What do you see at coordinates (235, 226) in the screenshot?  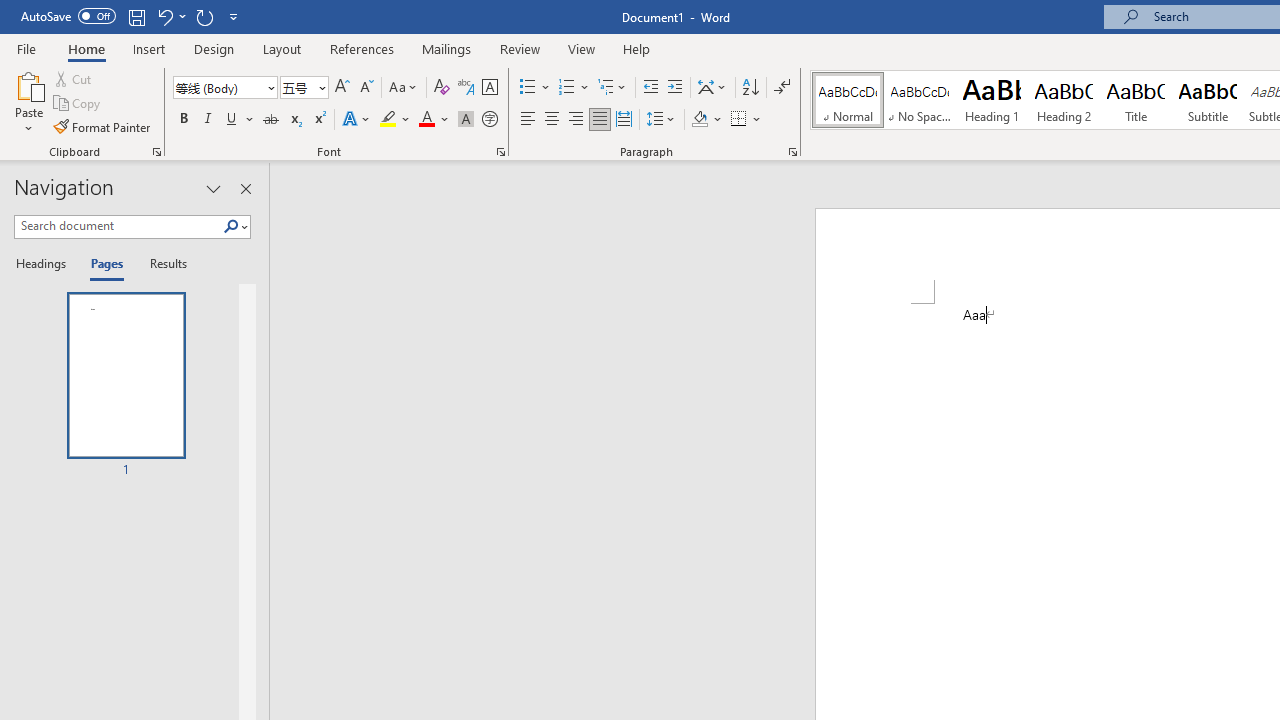 I see `'Search'` at bounding box center [235, 226].